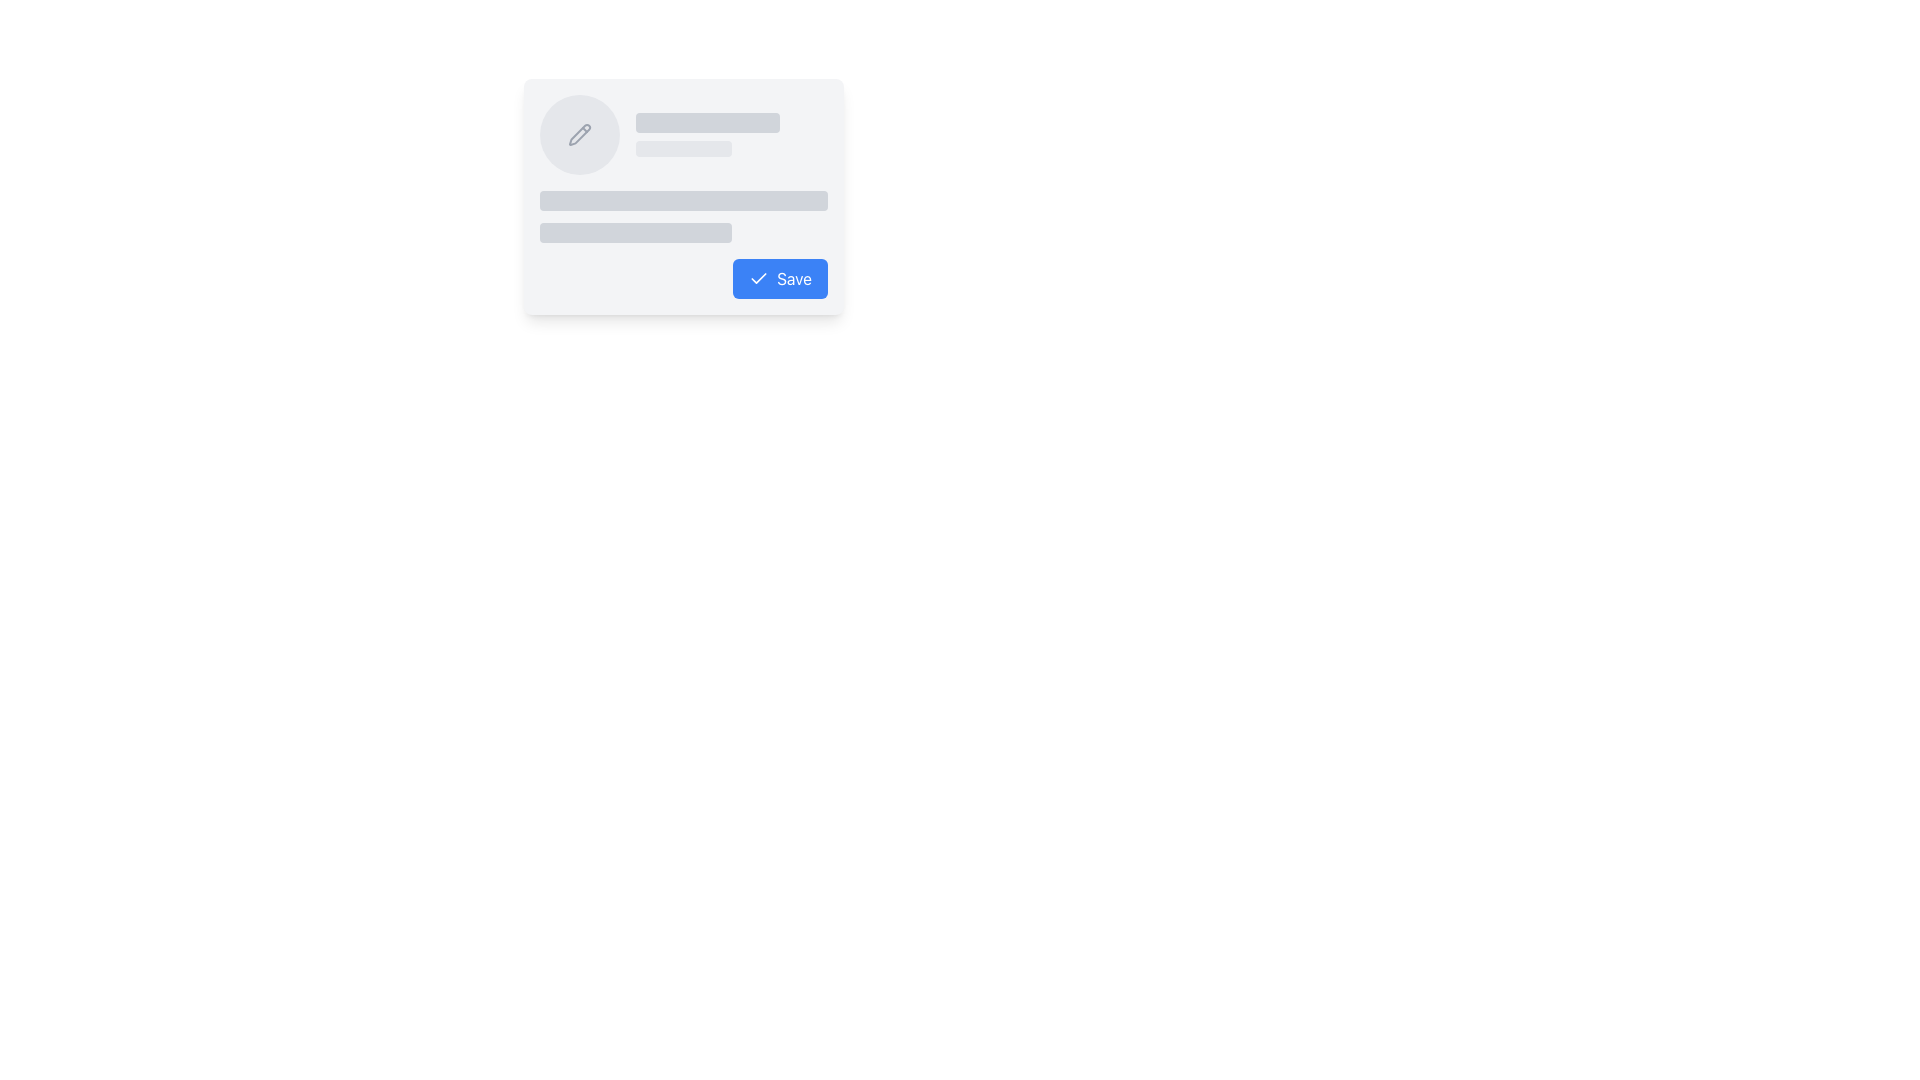  I want to click on the pencil icon graphic representing the edit functionality located in the top-left corner of the card area, so click(579, 135).